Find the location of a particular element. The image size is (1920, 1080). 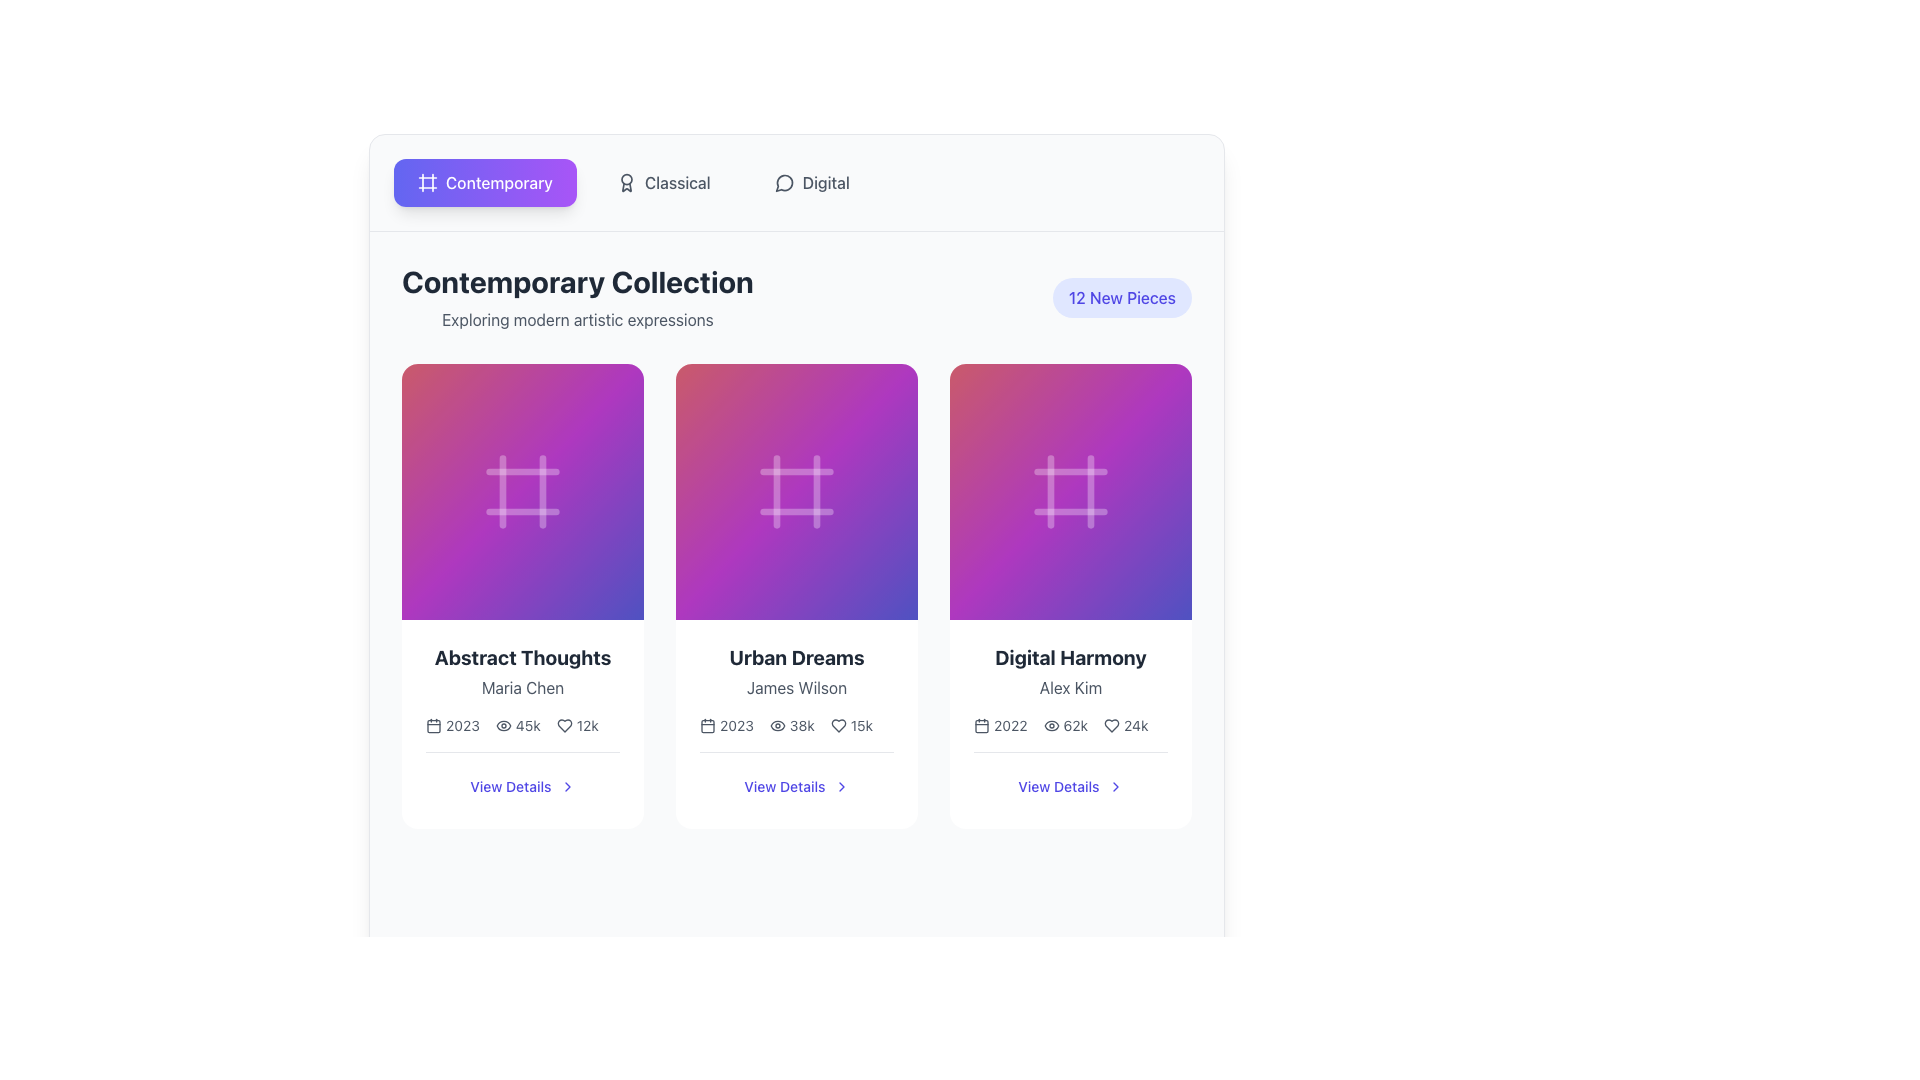

the text block that serves as a title and author description for a specific item in a collection, located within the third box in a row of similar boxes, directly to the right of the box titled 'Urban Dreams' by James Wilson is located at coordinates (1069, 671).